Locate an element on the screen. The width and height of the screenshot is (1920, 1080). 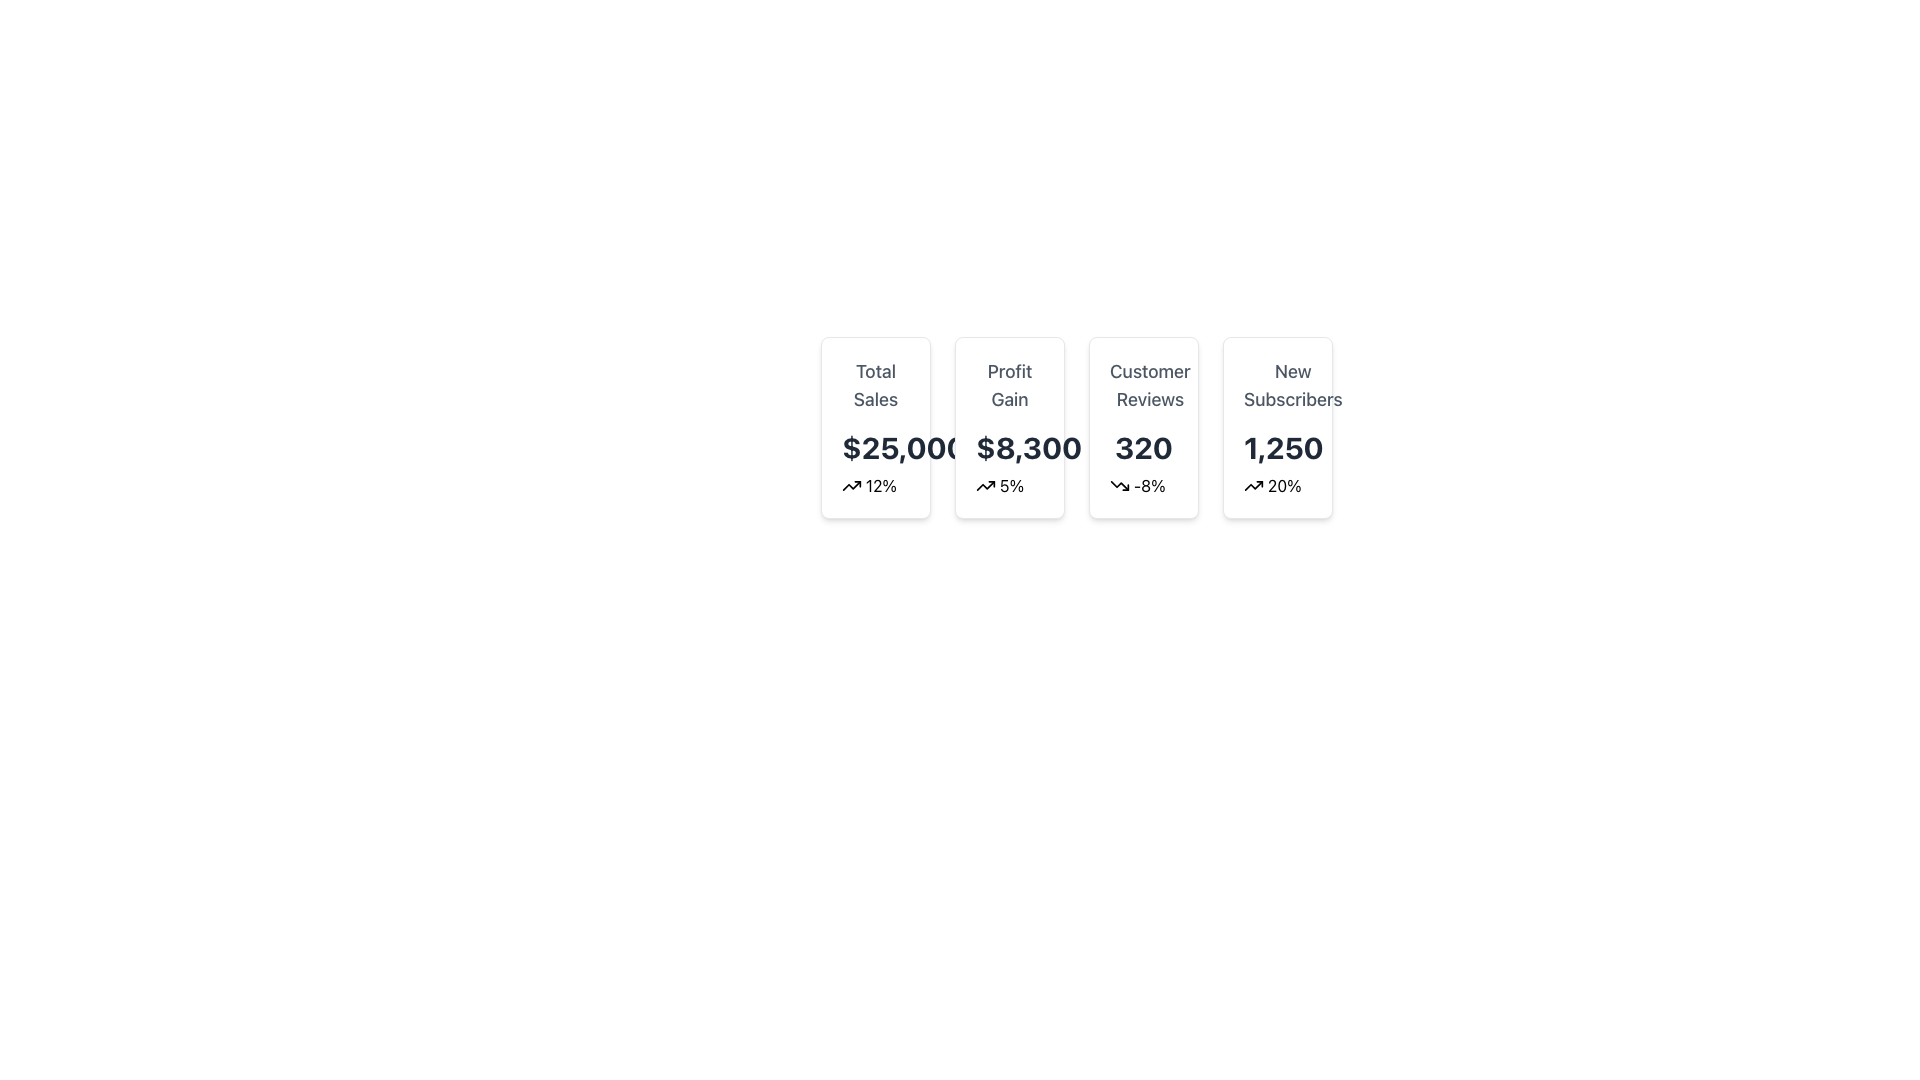
displayed information from the text label showing '20%' in bold green font, located at the bottom edge of the 'New Subscribers' card is located at coordinates (1276, 486).